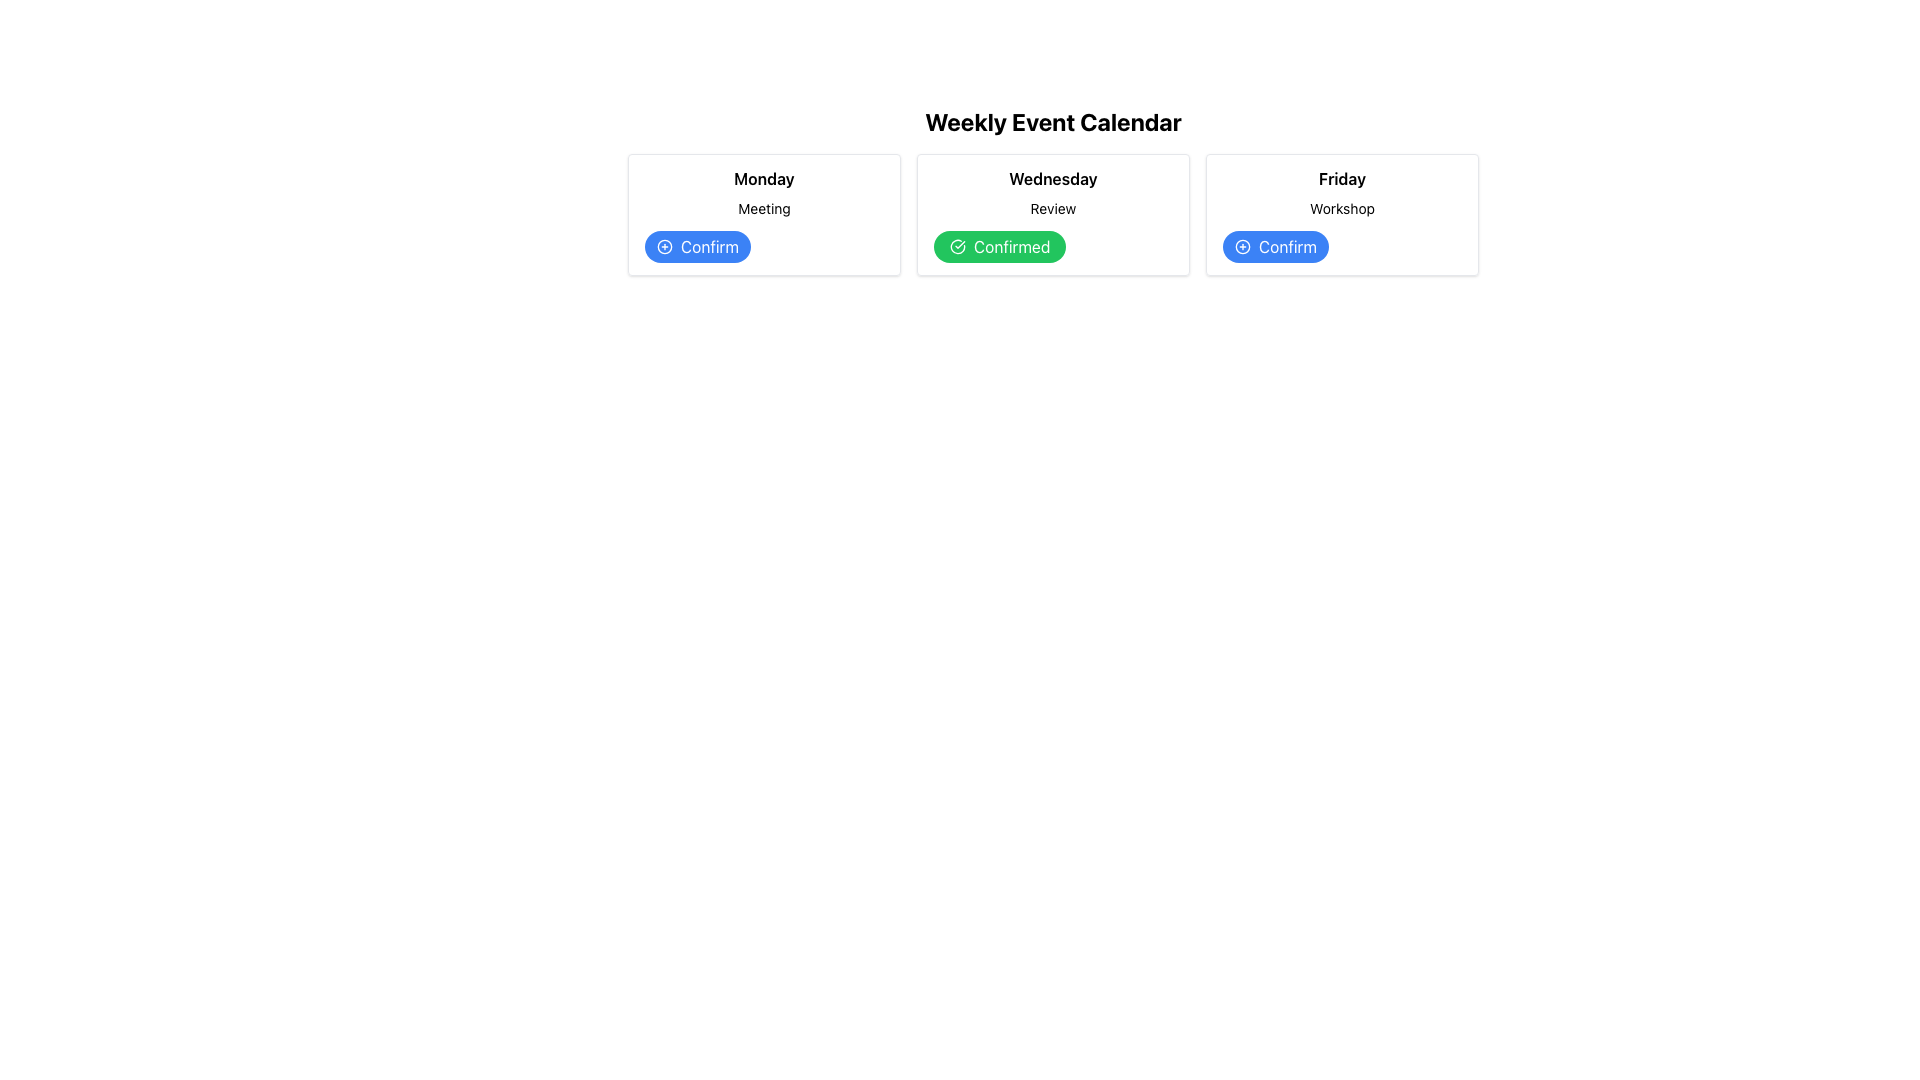 The height and width of the screenshot is (1080, 1920). What do you see at coordinates (763, 245) in the screenshot?
I see `the 'Confirm' button located in the bottom section of the leftmost card labeled 'Monday', designed to confirm actions related to Monday's events` at bounding box center [763, 245].